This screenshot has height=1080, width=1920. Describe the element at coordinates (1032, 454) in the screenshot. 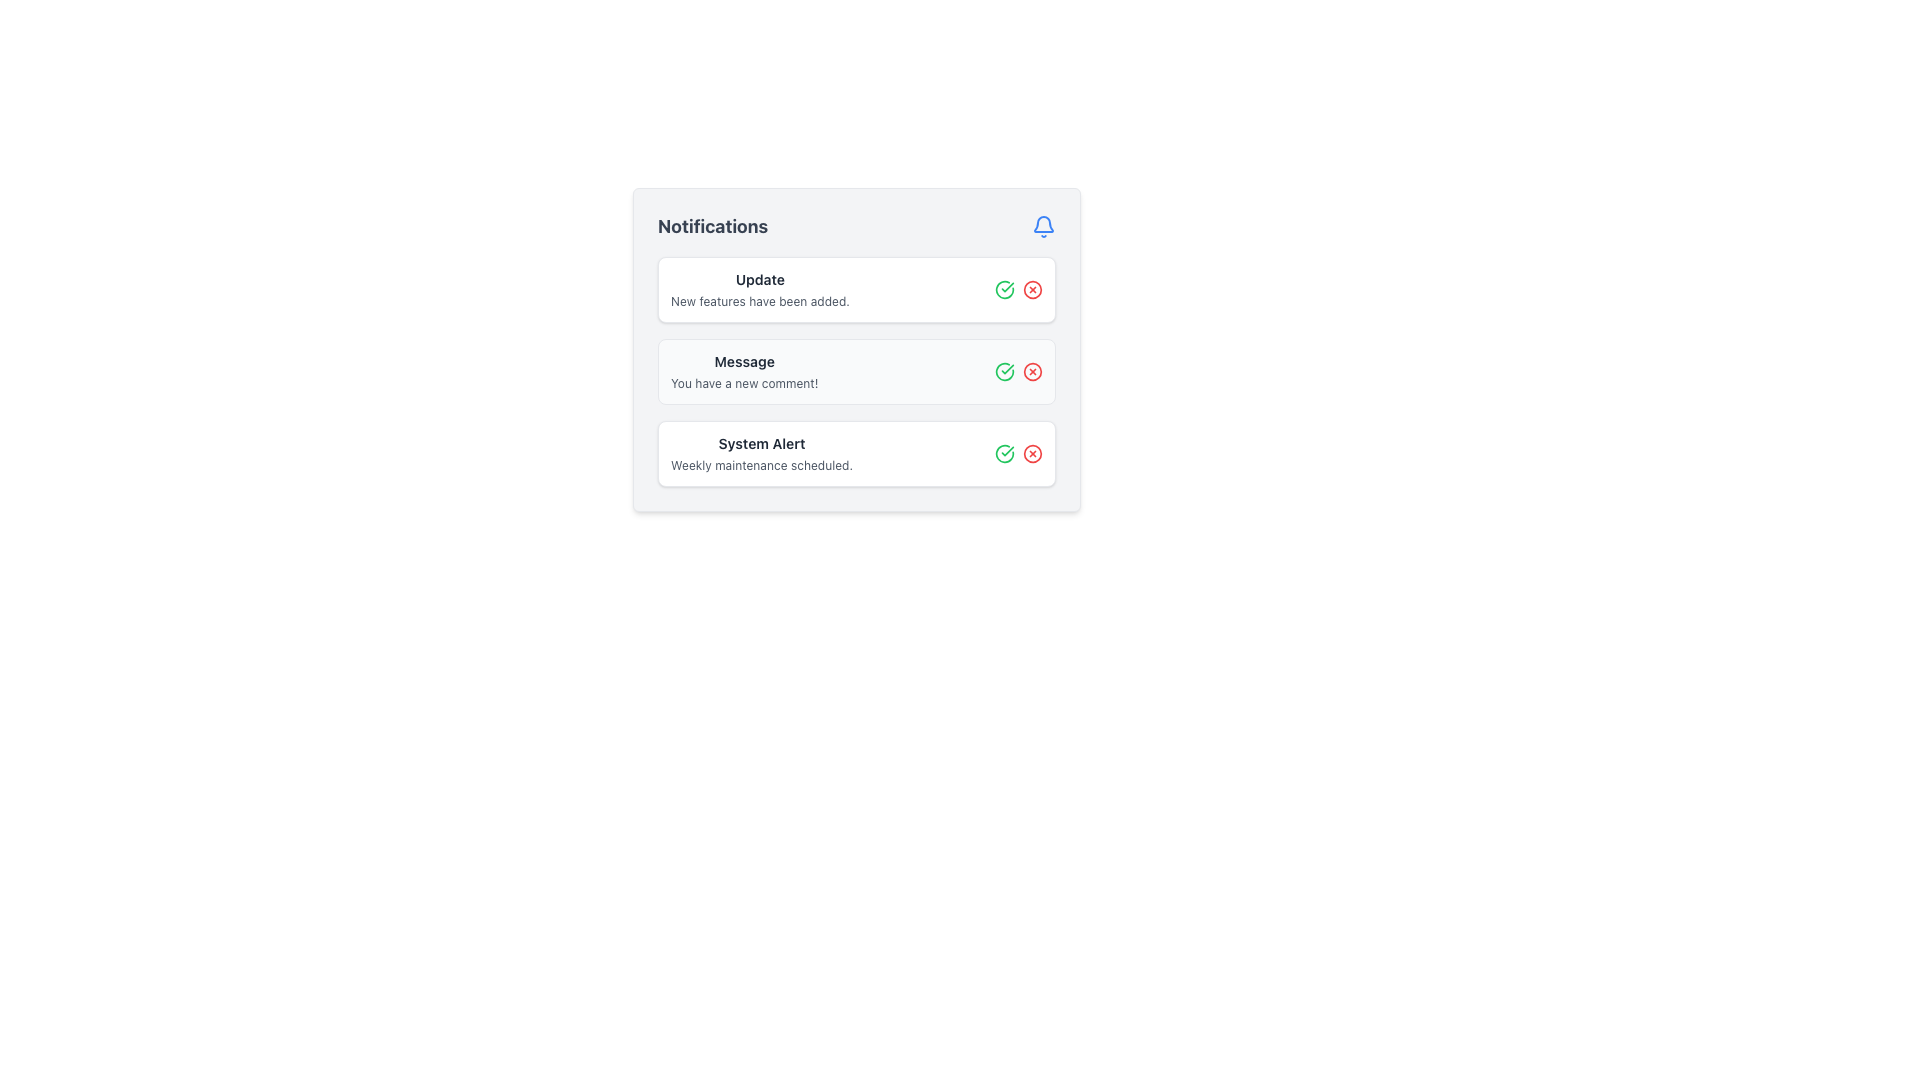

I see `the error or cancel action icon associated with the 'System Alert' notification located at the bottom of the notification list` at that location.